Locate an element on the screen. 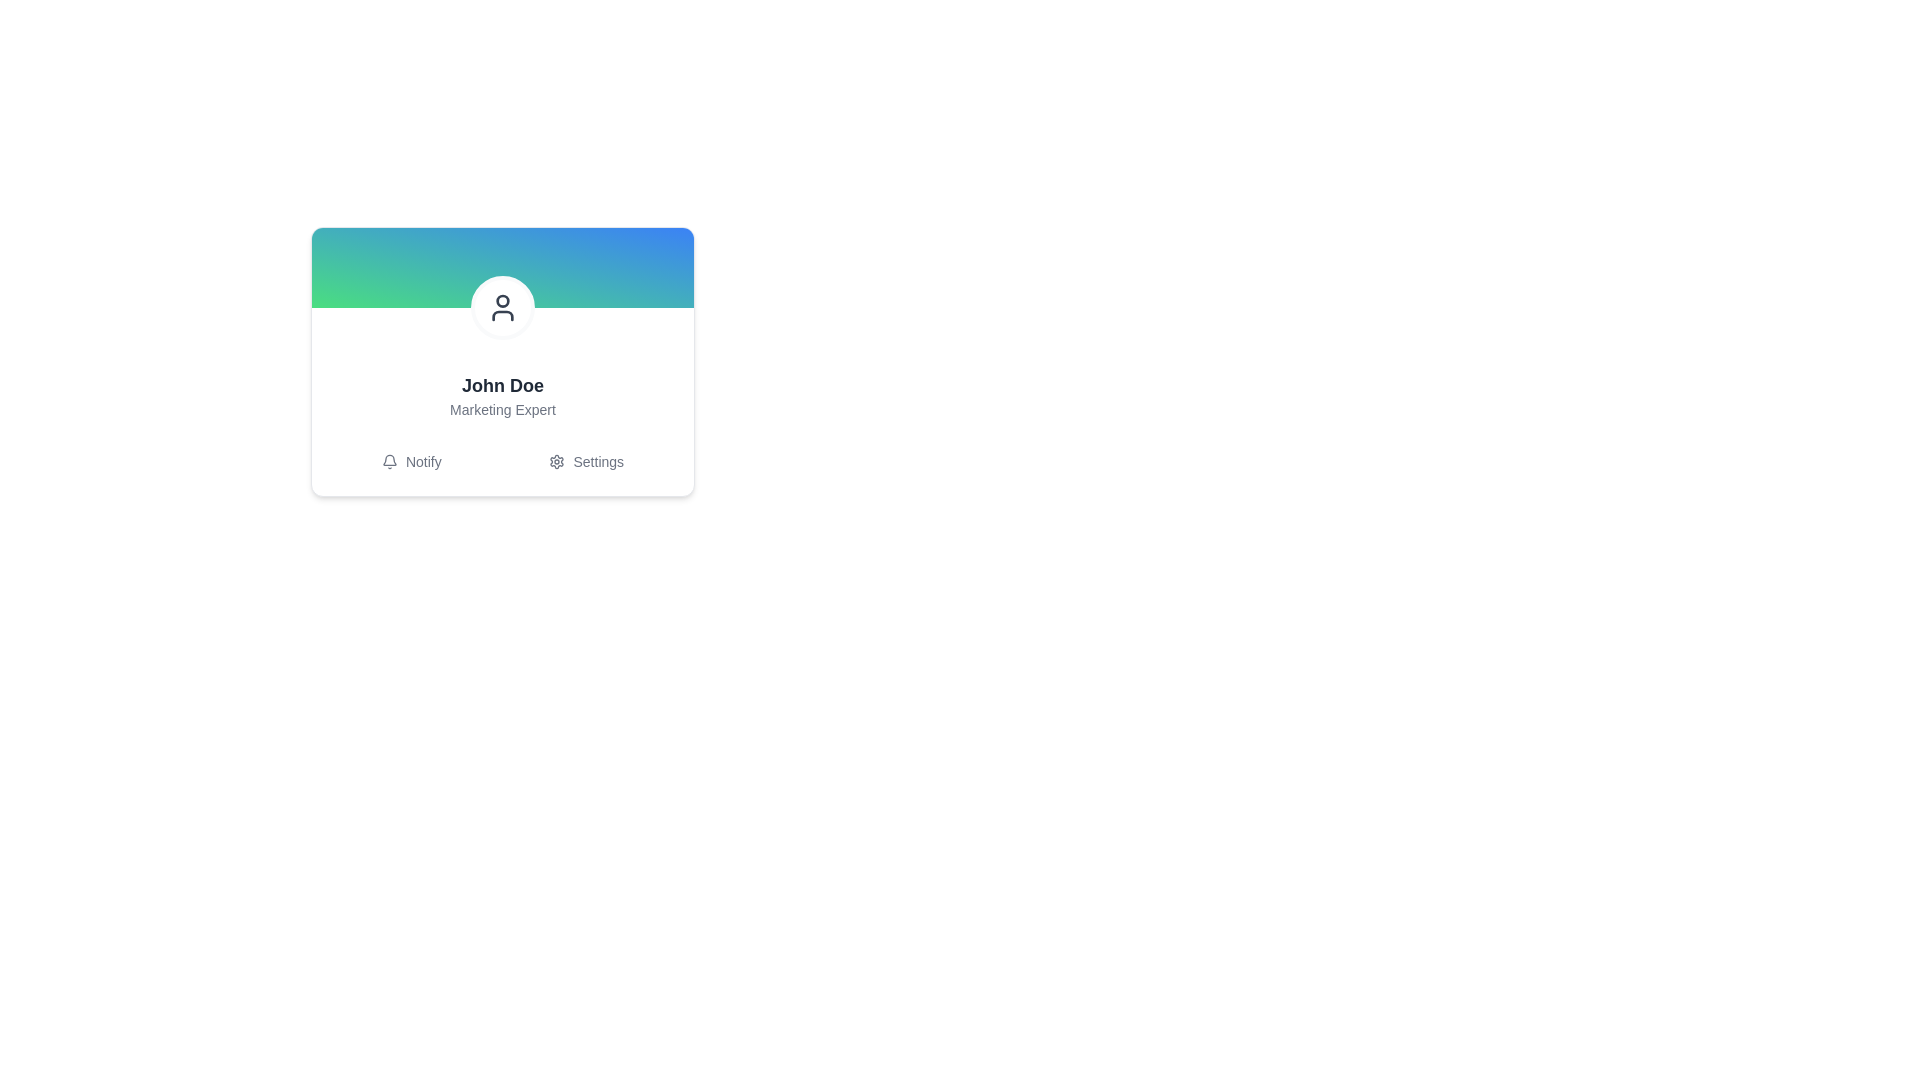 This screenshot has width=1920, height=1080. the text label displaying 'Marketing Expert', which is located directly below the name 'John Doe' in the profile card layout is located at coordinates (503, 408).